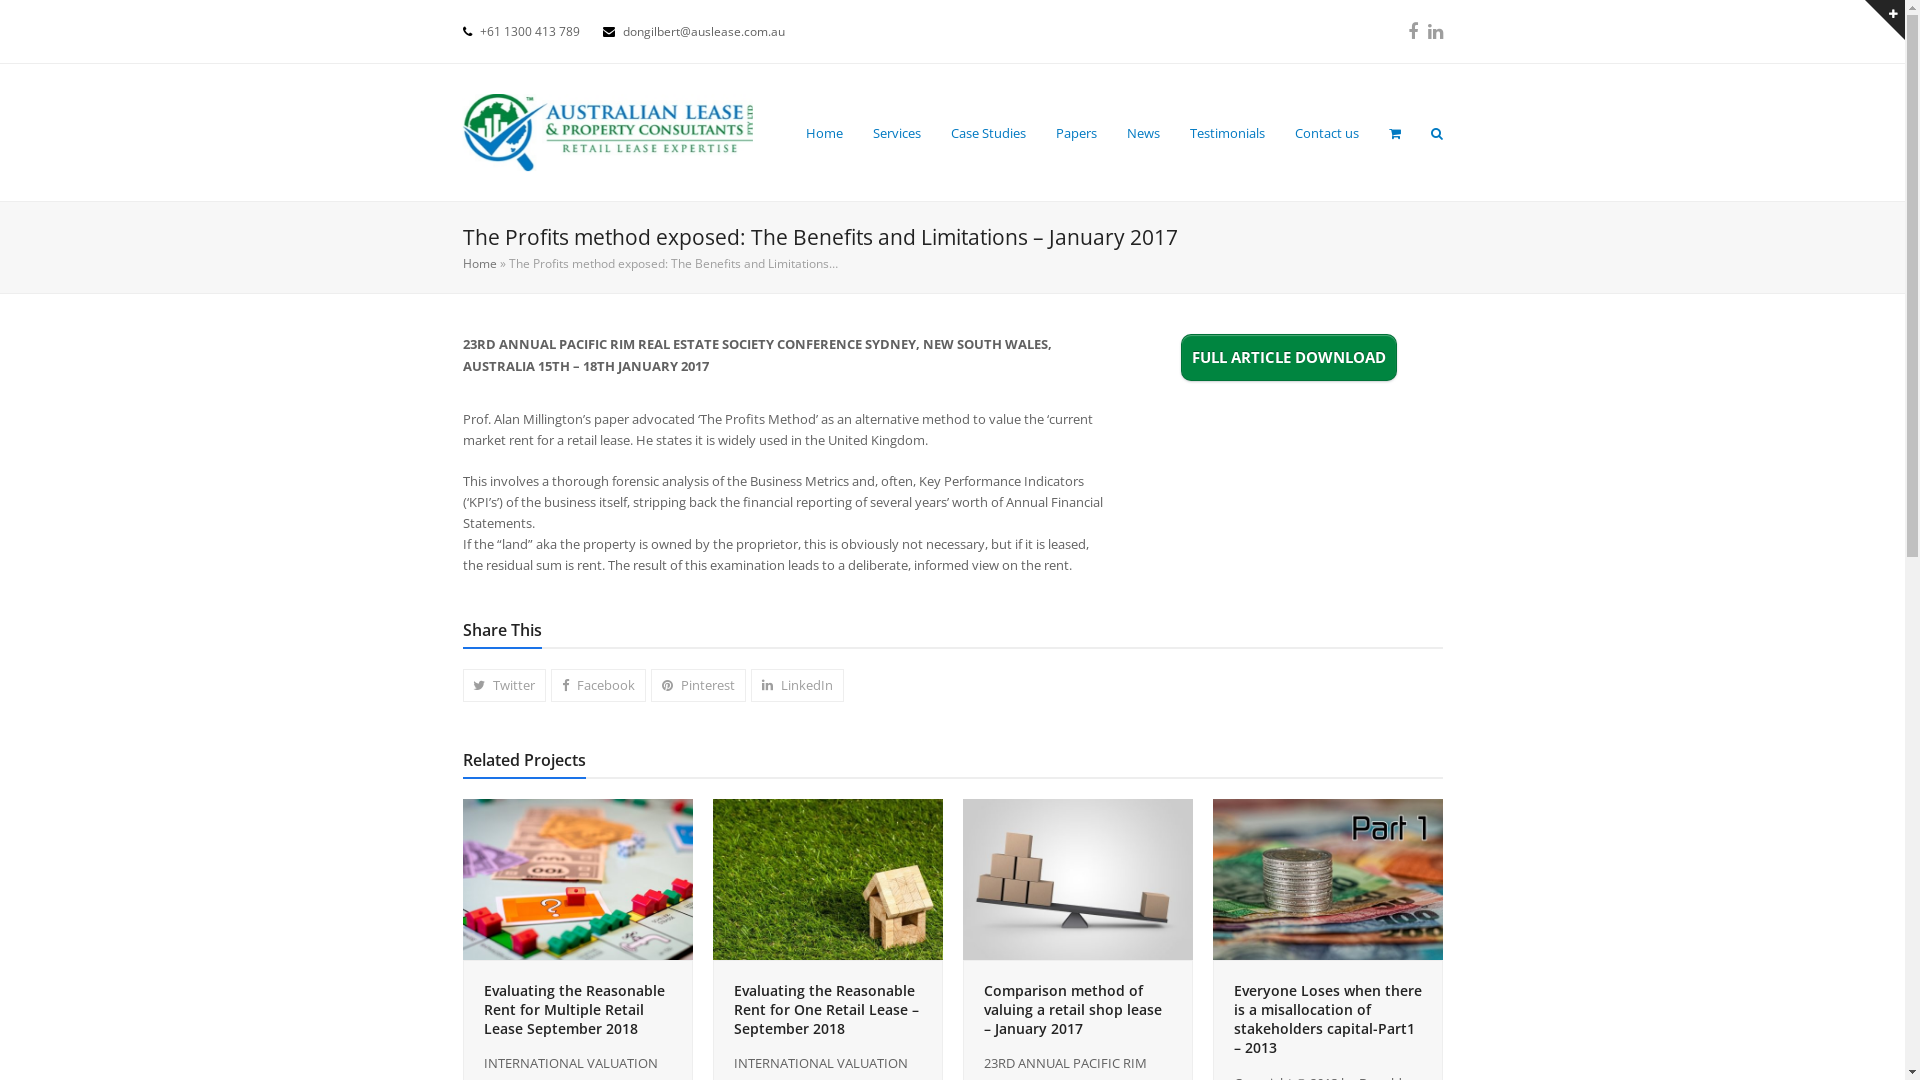 The image size is (1920, 1080). What do you see at coordinates (1411, 31) in the screenshot?
I see `'Facebook'` at bounding box center [1411, 31].